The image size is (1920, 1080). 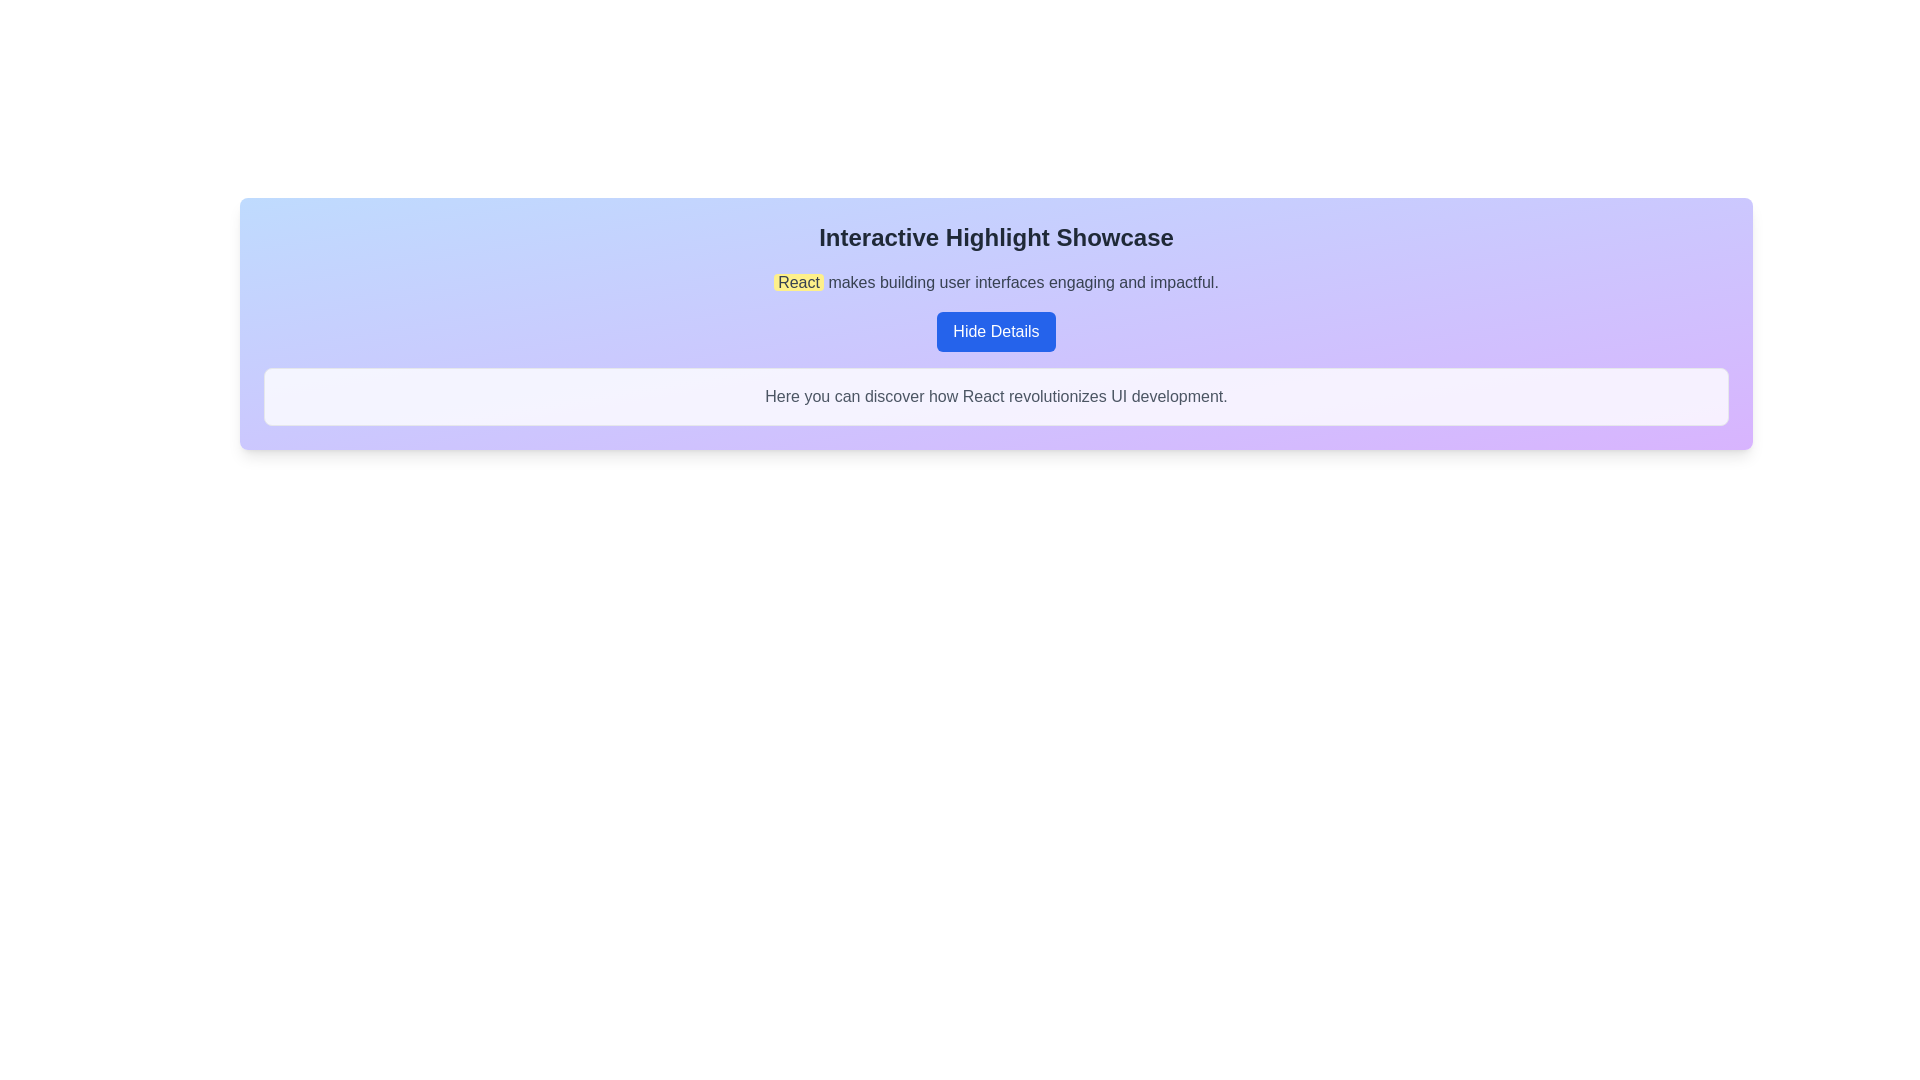 What do you see at coordinates (996, 330) in the screenshot?
I see `the fourth button under the subtitle 'React makes building user interfaces engaging and impactful.'` at bounding box center [996, 330].